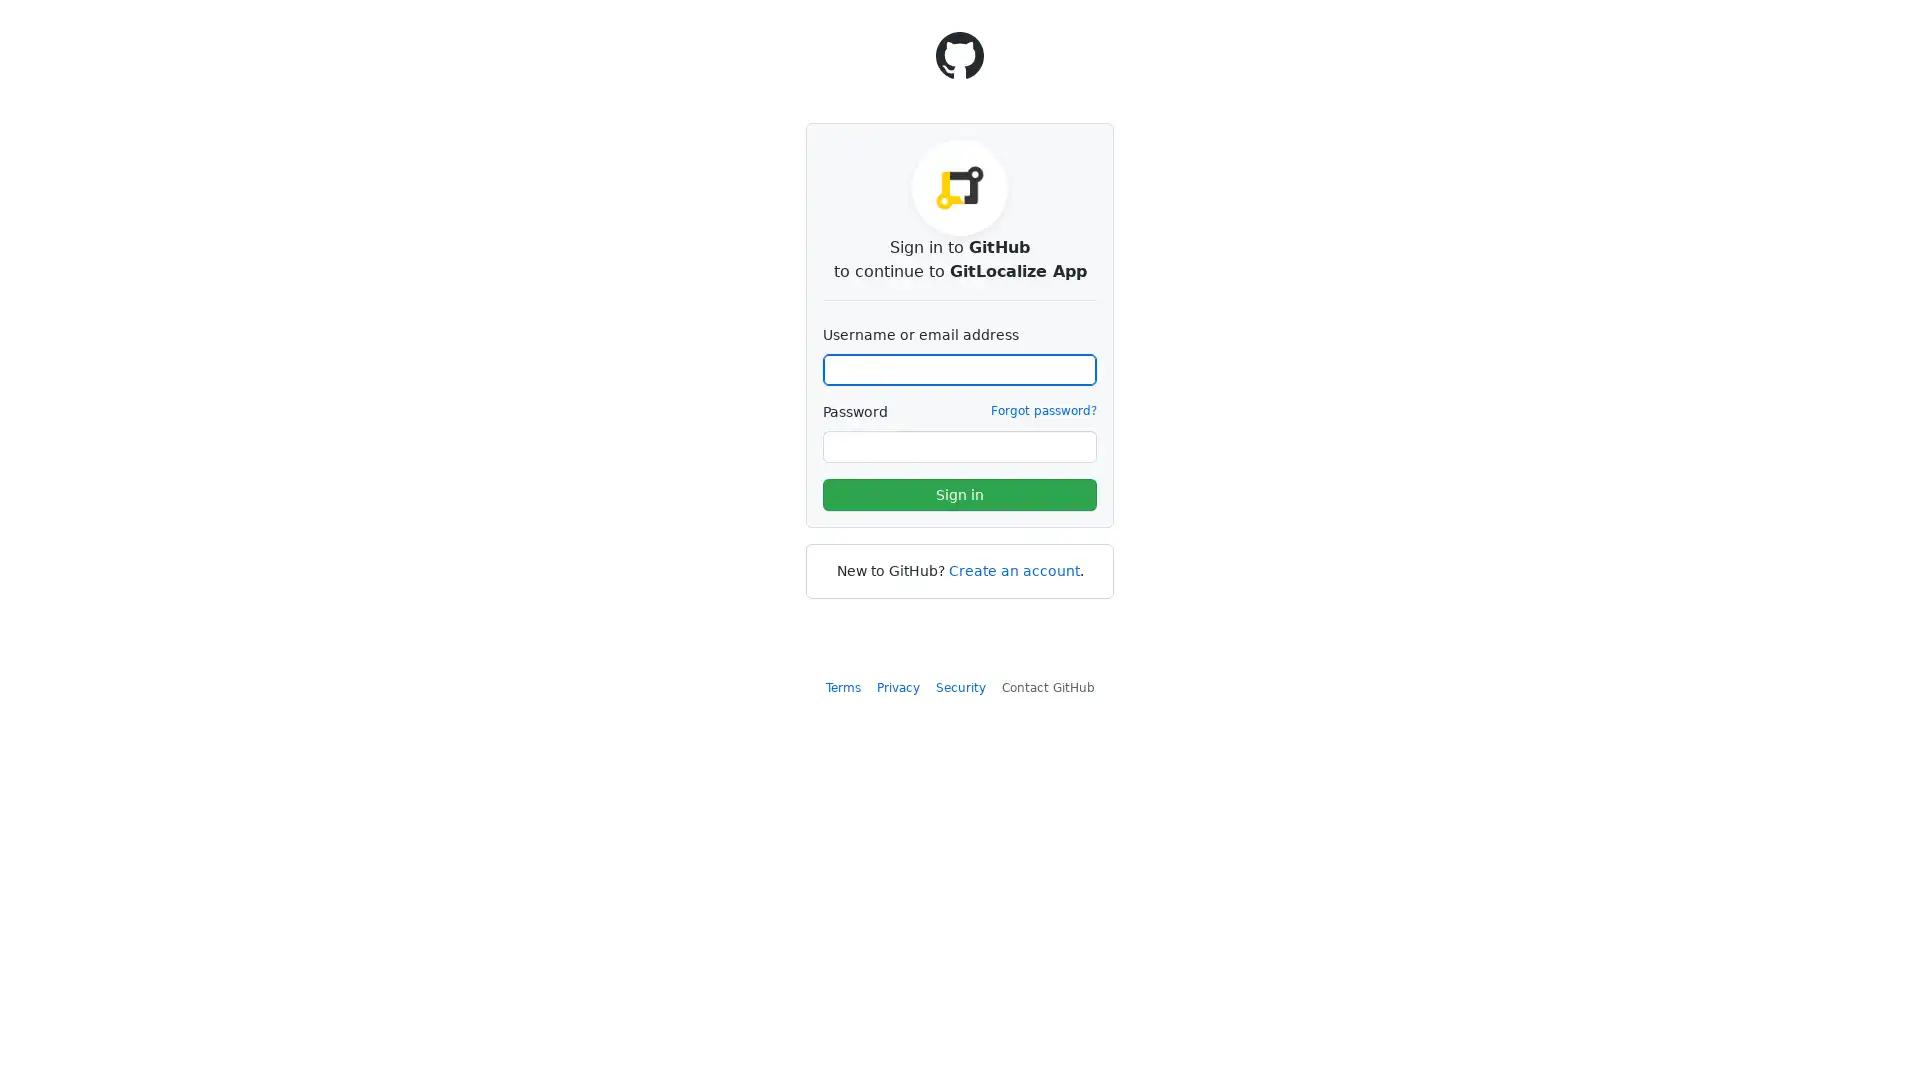 This screenshot has width=1920, height=1080. I want to click on Sign in, so click(960, 494).